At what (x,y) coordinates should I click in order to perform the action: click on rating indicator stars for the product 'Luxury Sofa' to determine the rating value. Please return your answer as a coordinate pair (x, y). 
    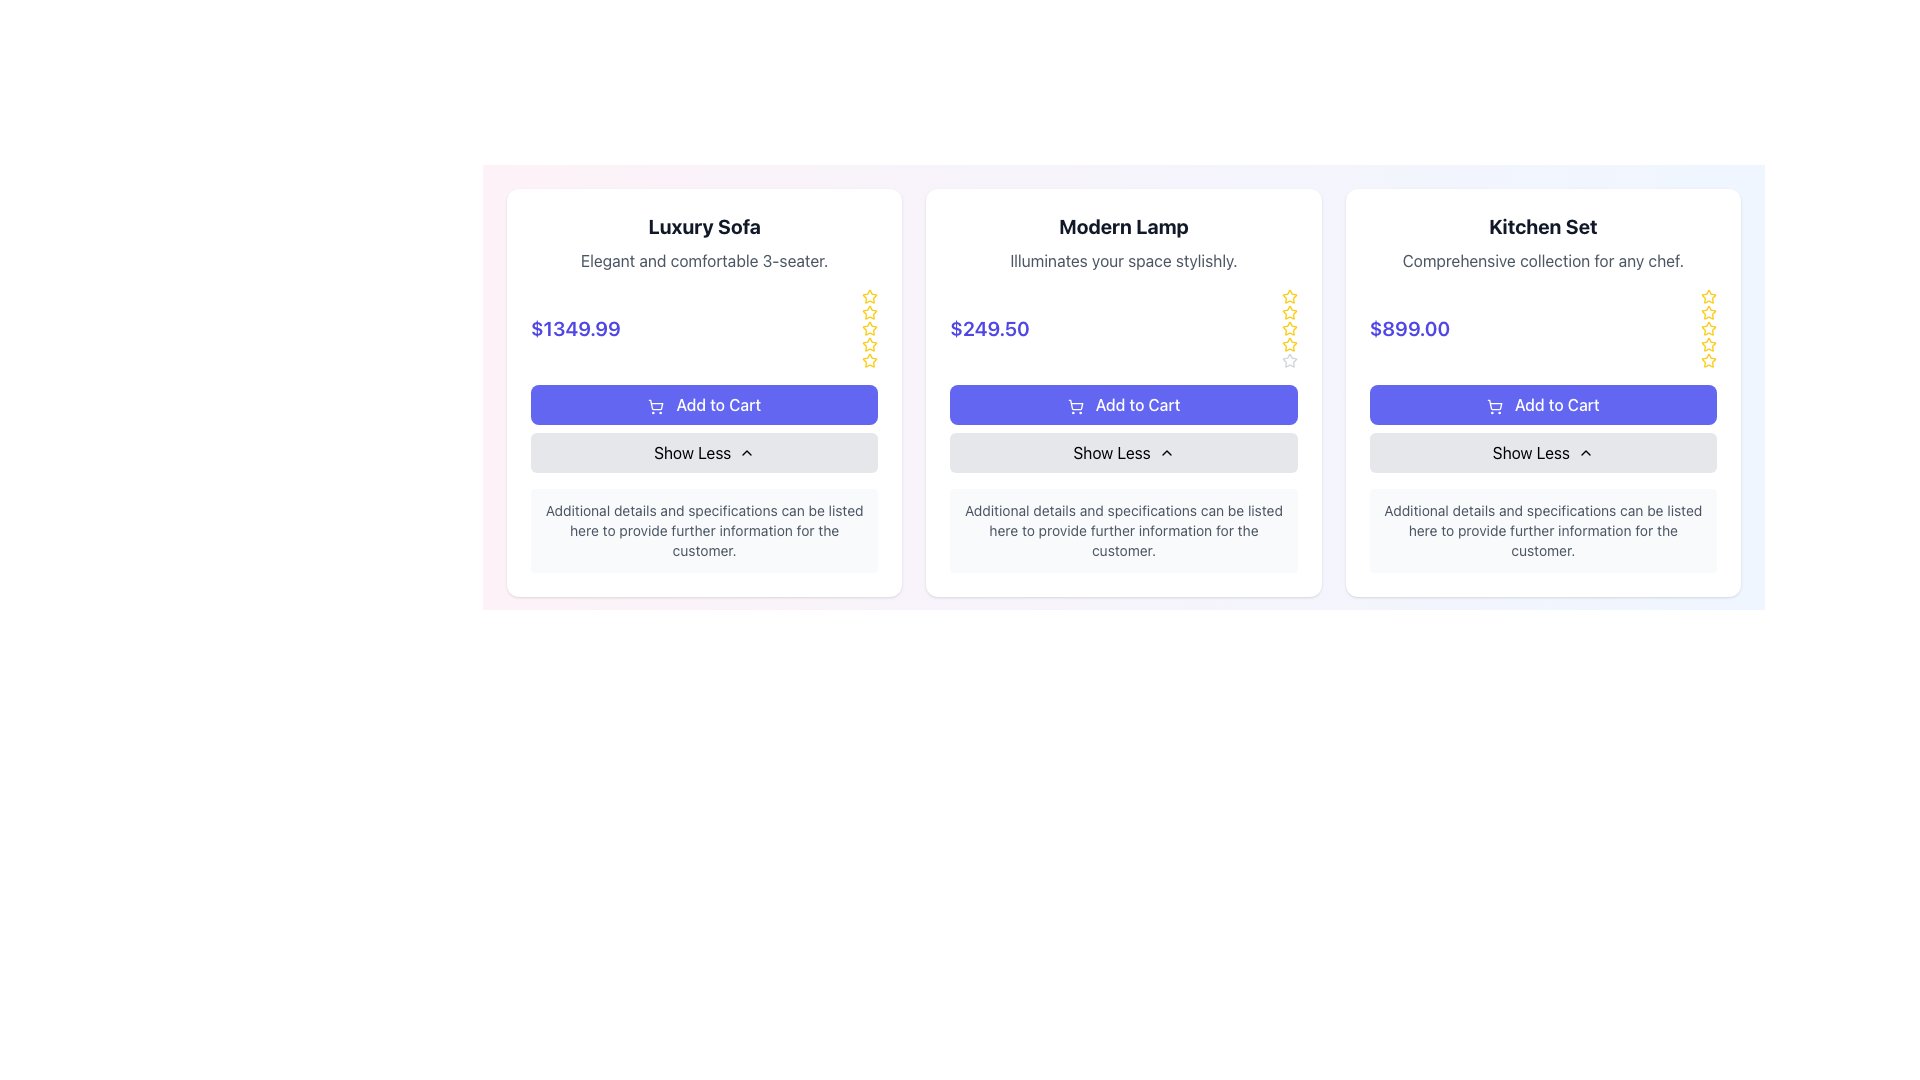
    Looking at the image, I should click on (870, 327).